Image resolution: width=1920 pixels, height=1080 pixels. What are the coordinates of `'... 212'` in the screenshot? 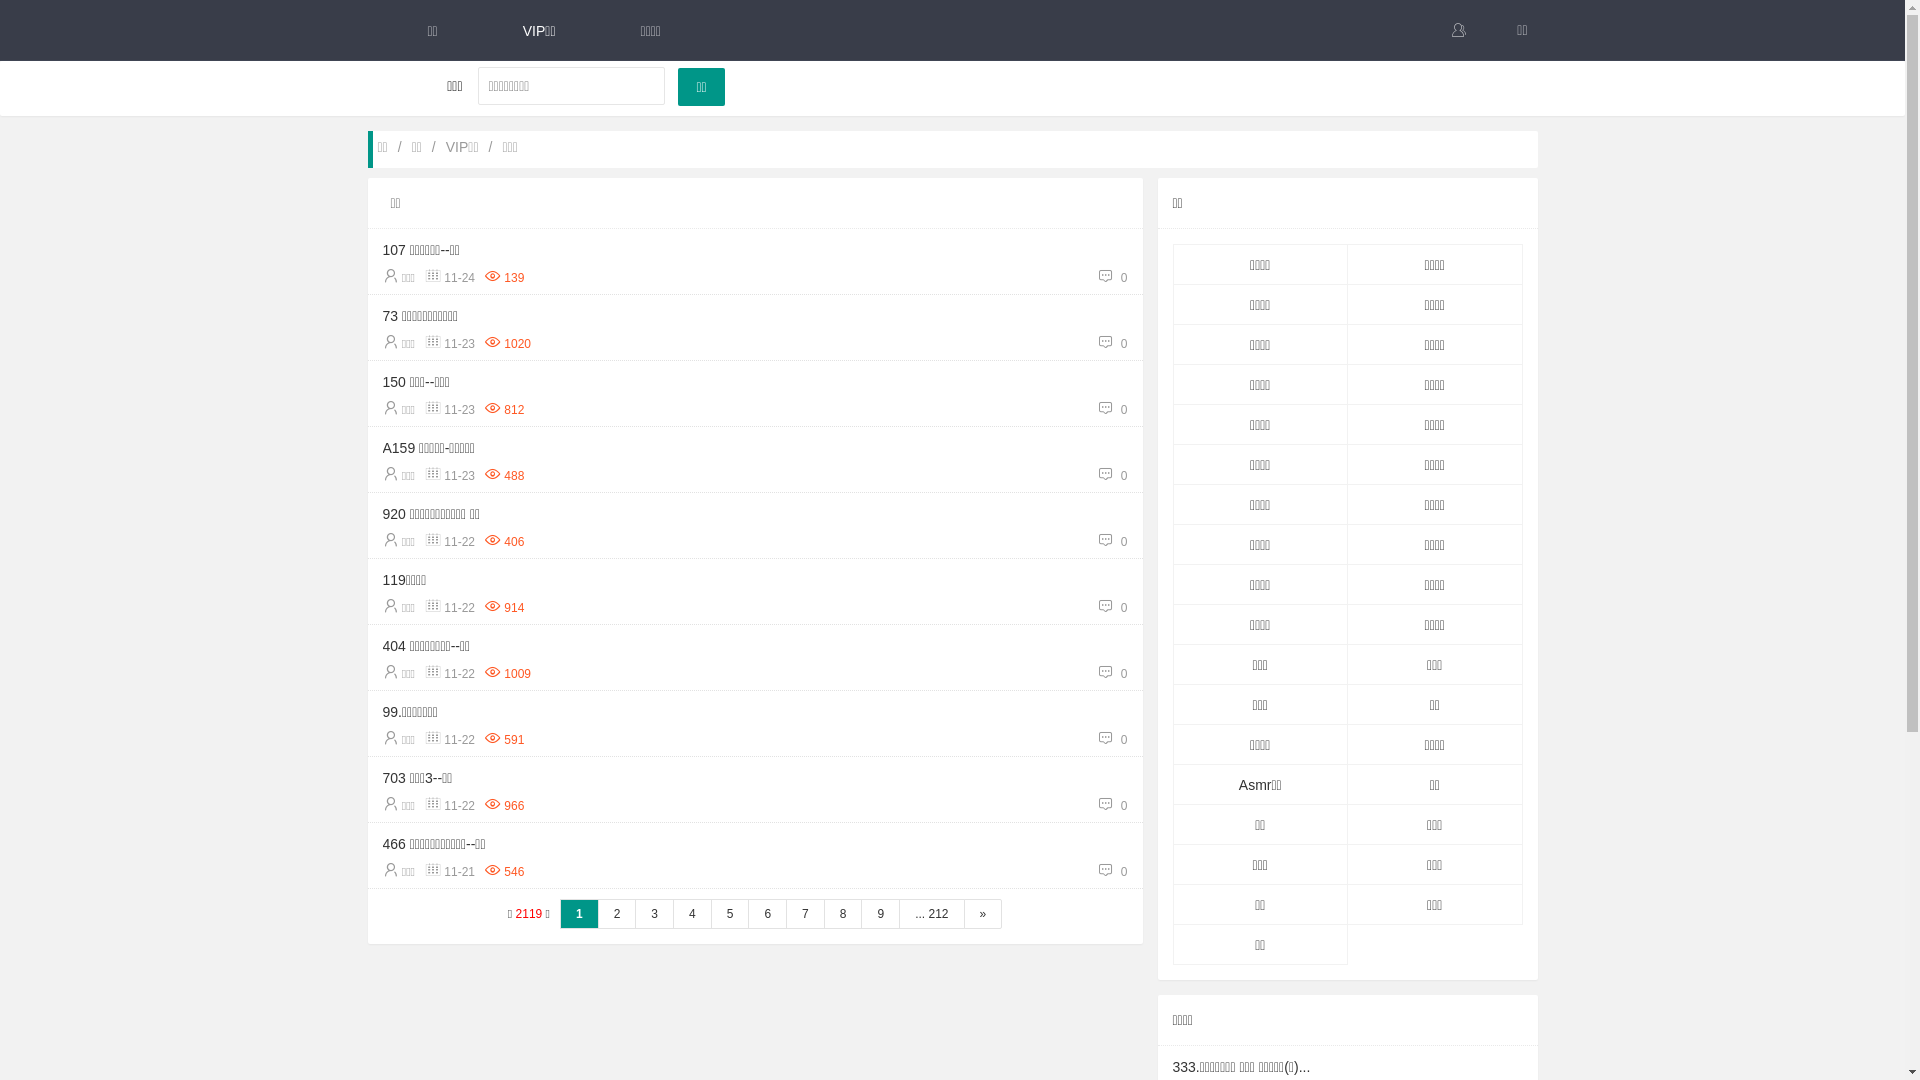 It's located at (930, 914).